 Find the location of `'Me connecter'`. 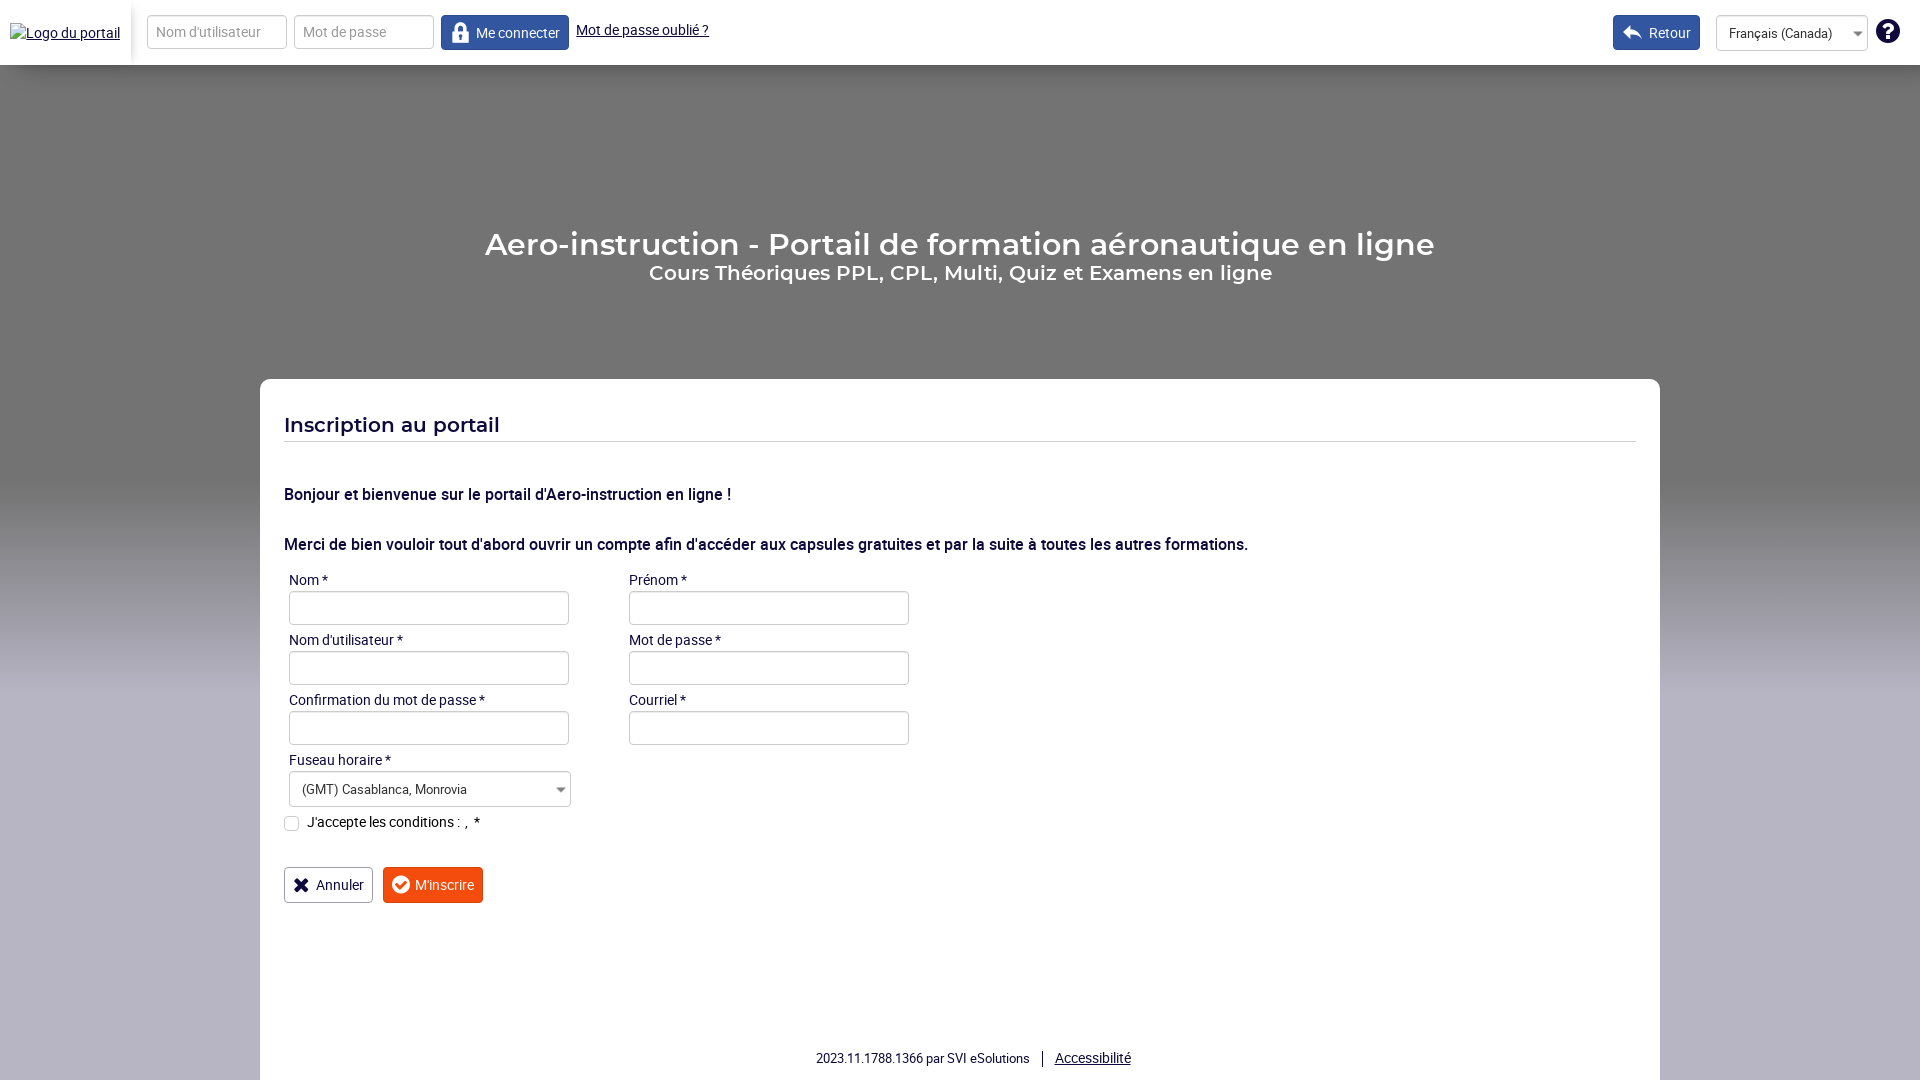

'Me connecter' is located at coordinates (505, 31).